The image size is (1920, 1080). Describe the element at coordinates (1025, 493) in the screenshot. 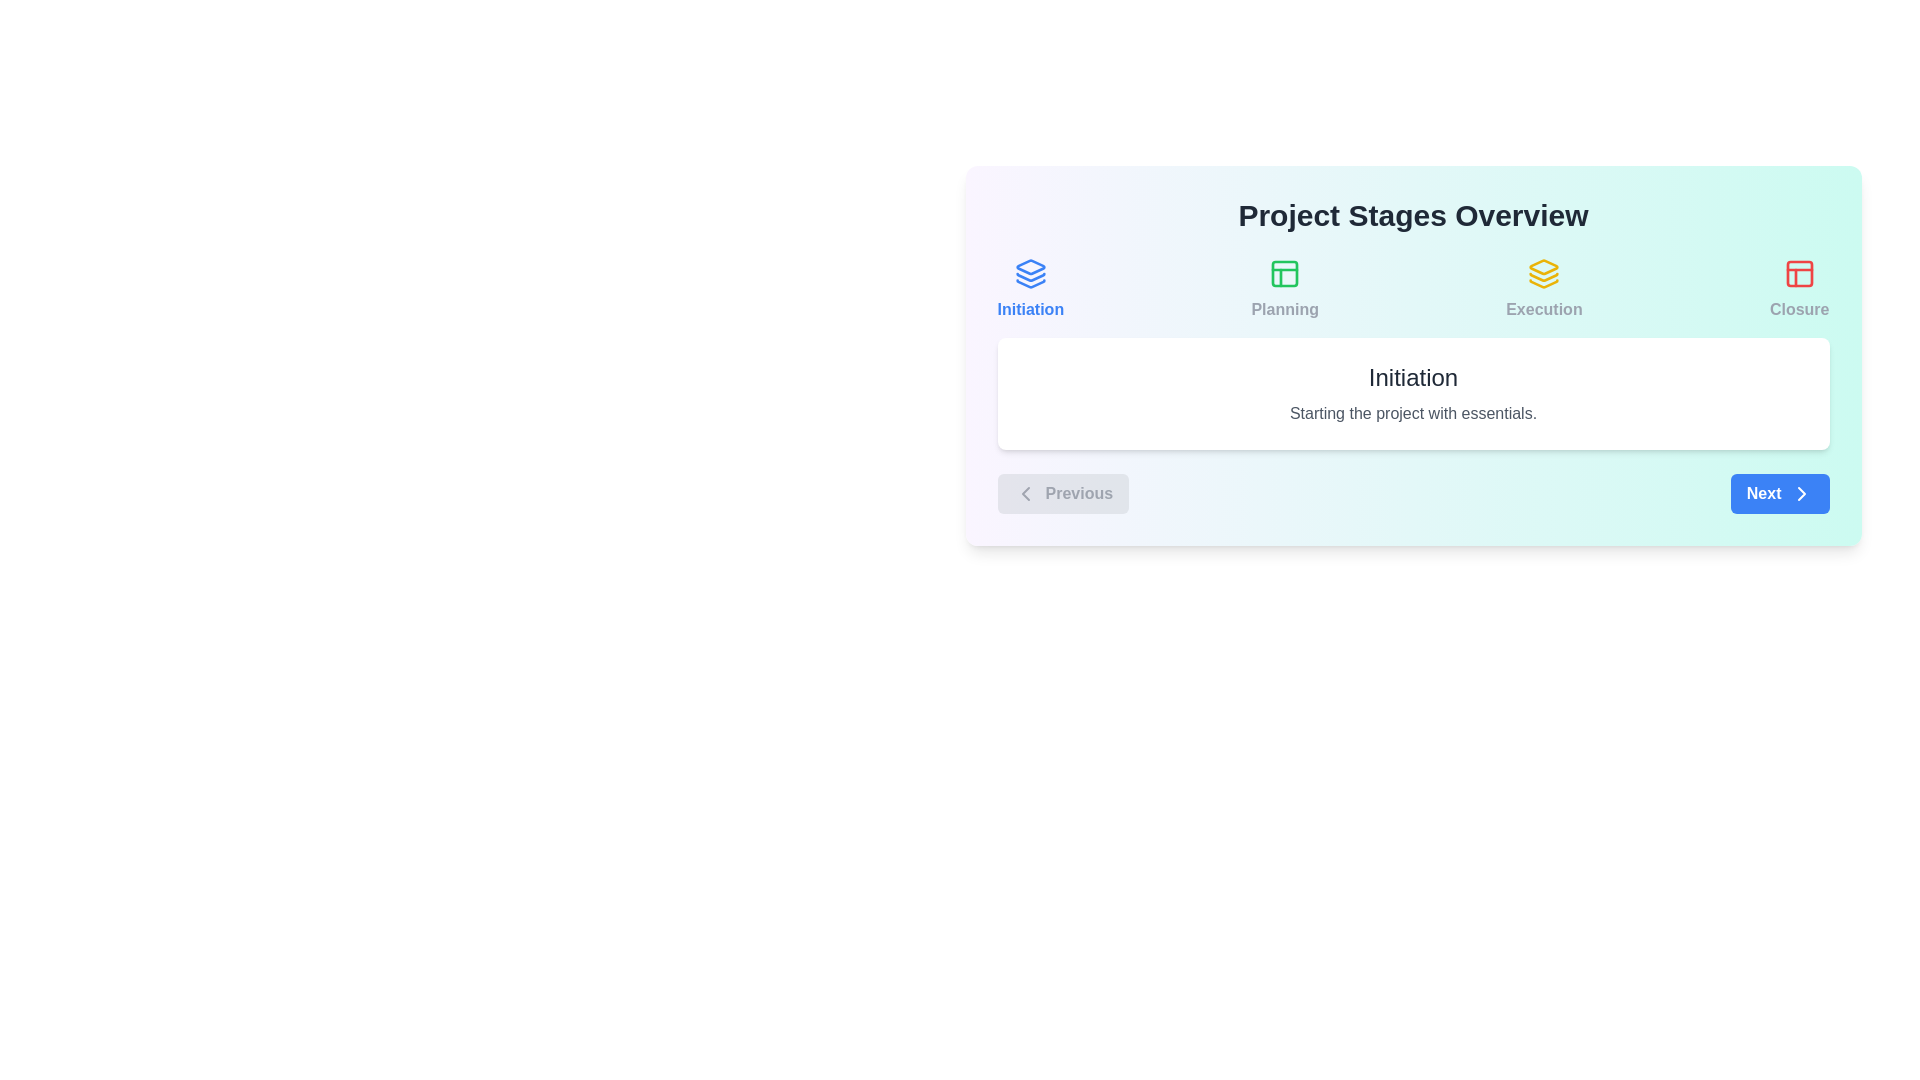

I see `the leftward-pointing chevron arrow icon located in the 'Previous' button area at the bottom-left corner of the card component` at that location.